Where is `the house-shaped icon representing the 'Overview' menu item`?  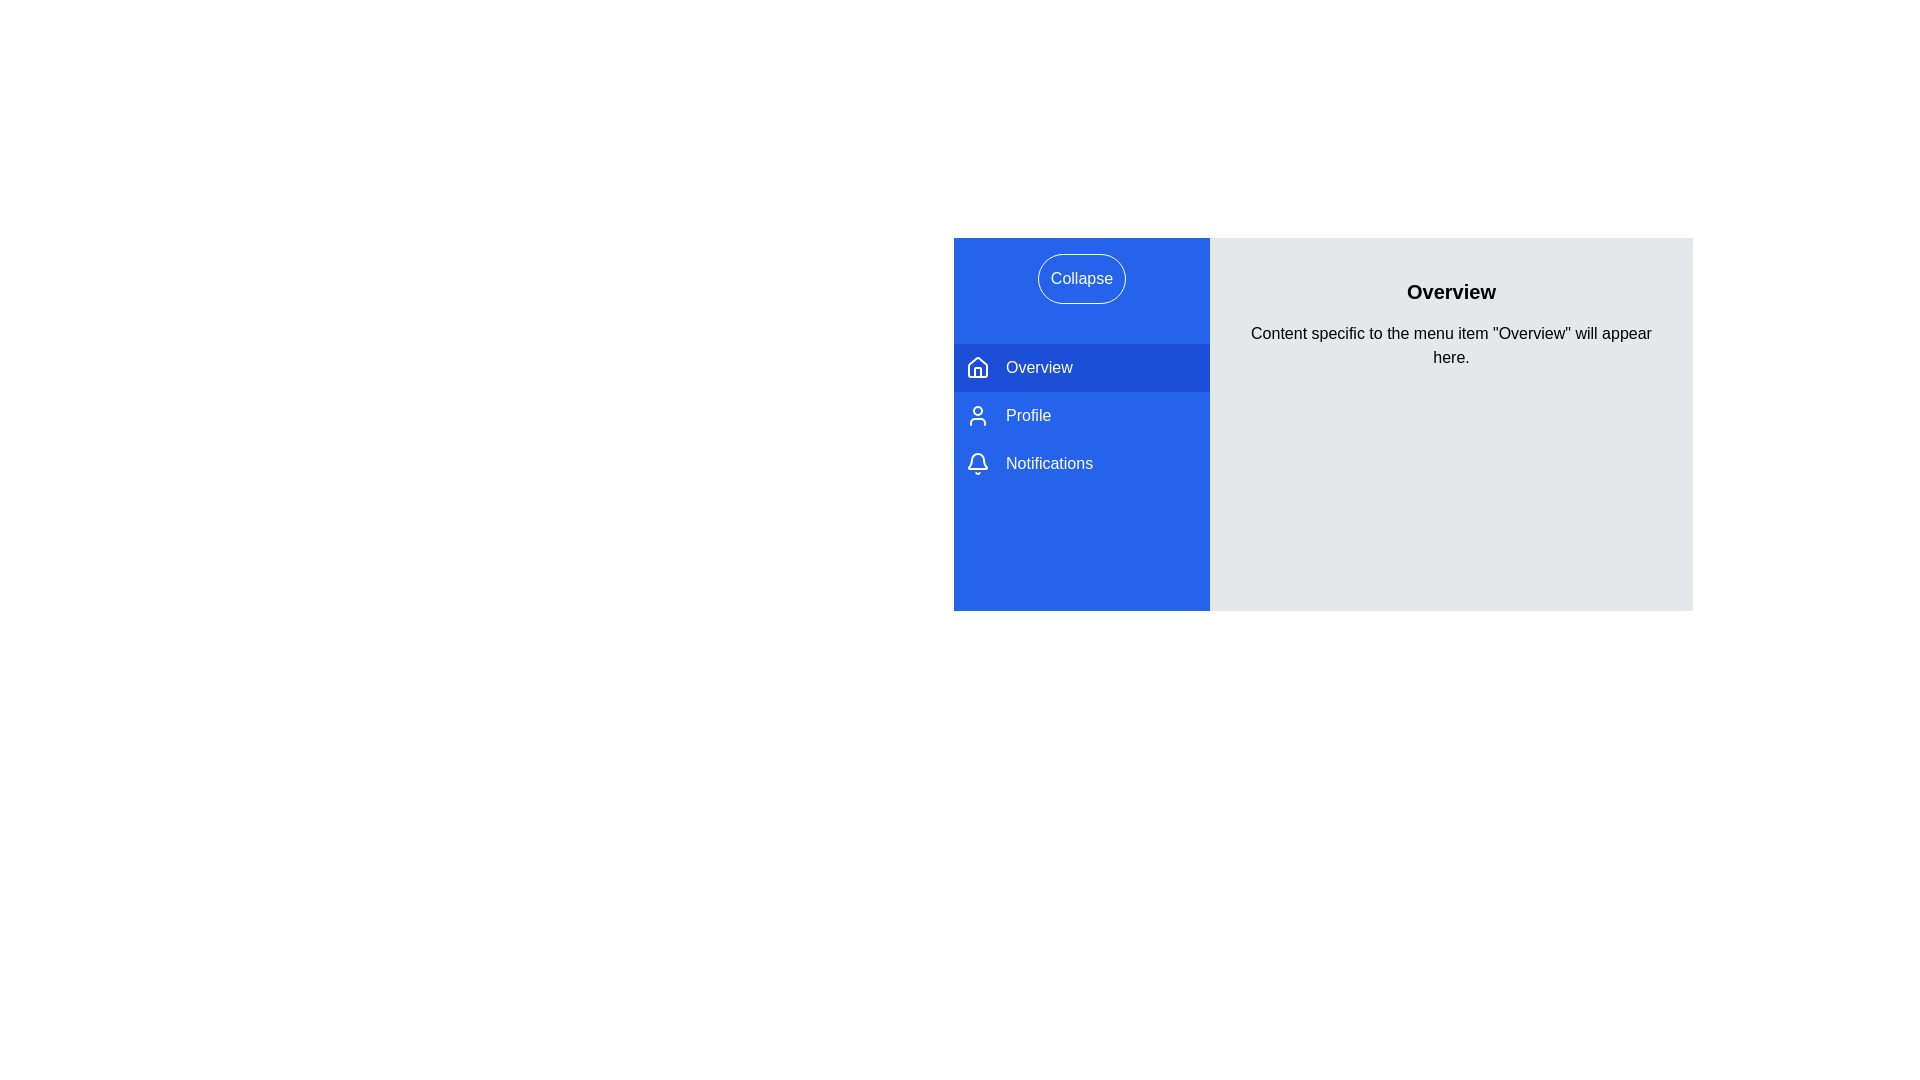
the house-shaped icon representing the 'Overview' menu item is located at coordinates (978, 366).